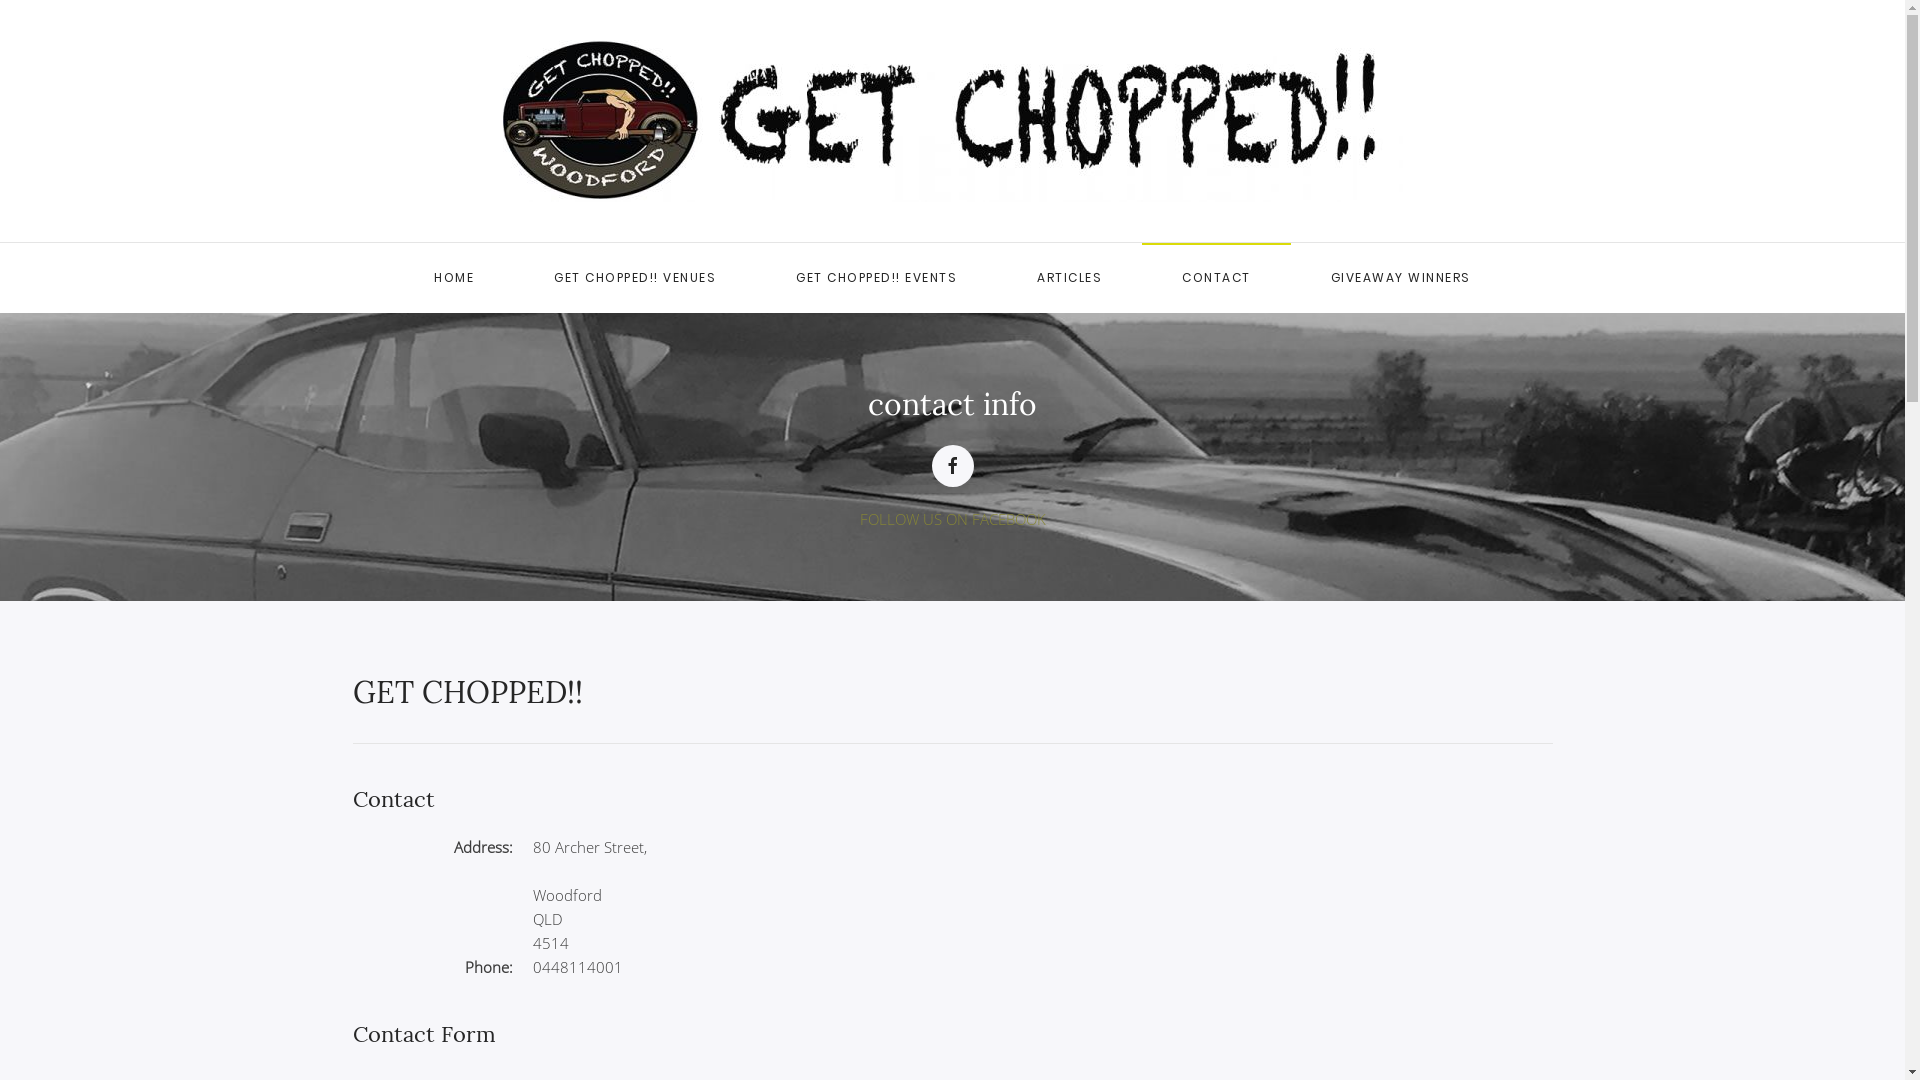  Describe the element at coordinates (876, 277) in the screenshot. I see `'GET CHOPPED!! EVENTS'` at that location.